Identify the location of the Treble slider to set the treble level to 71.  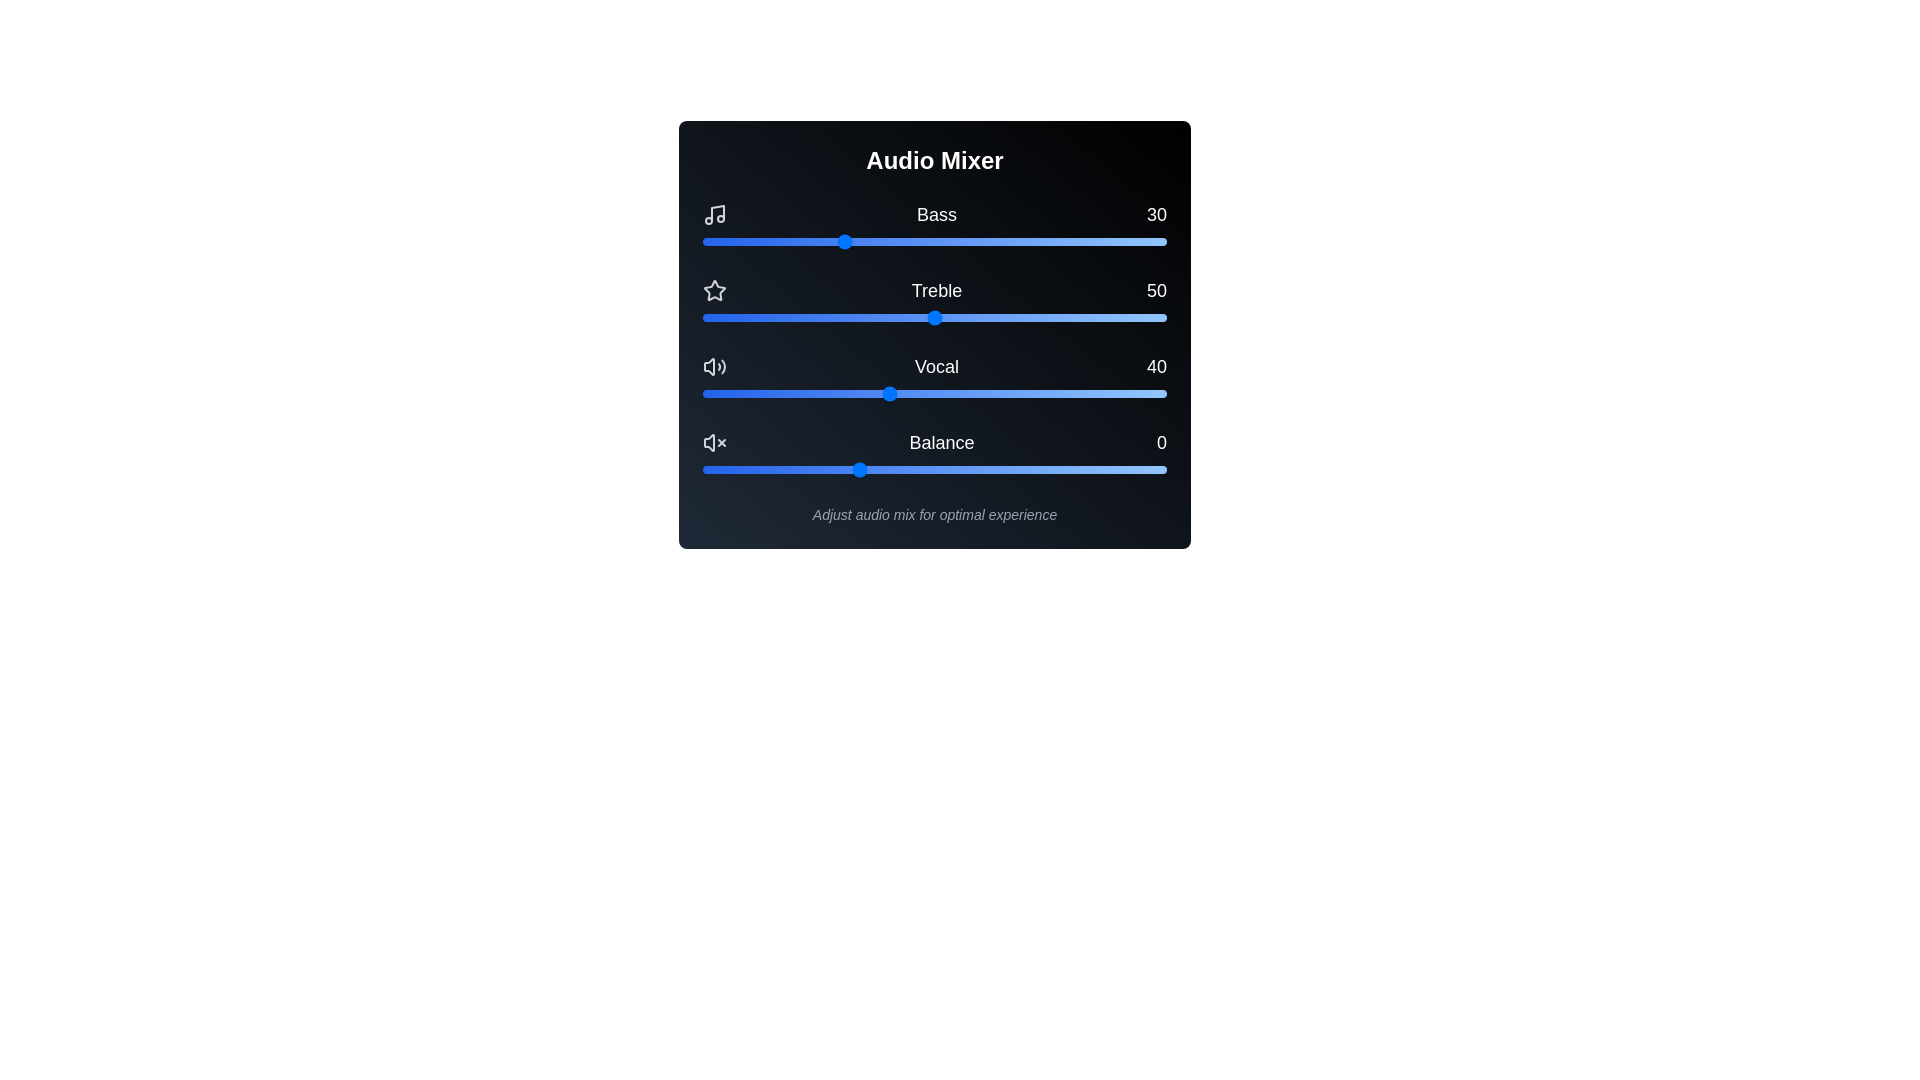
(1032, 316).